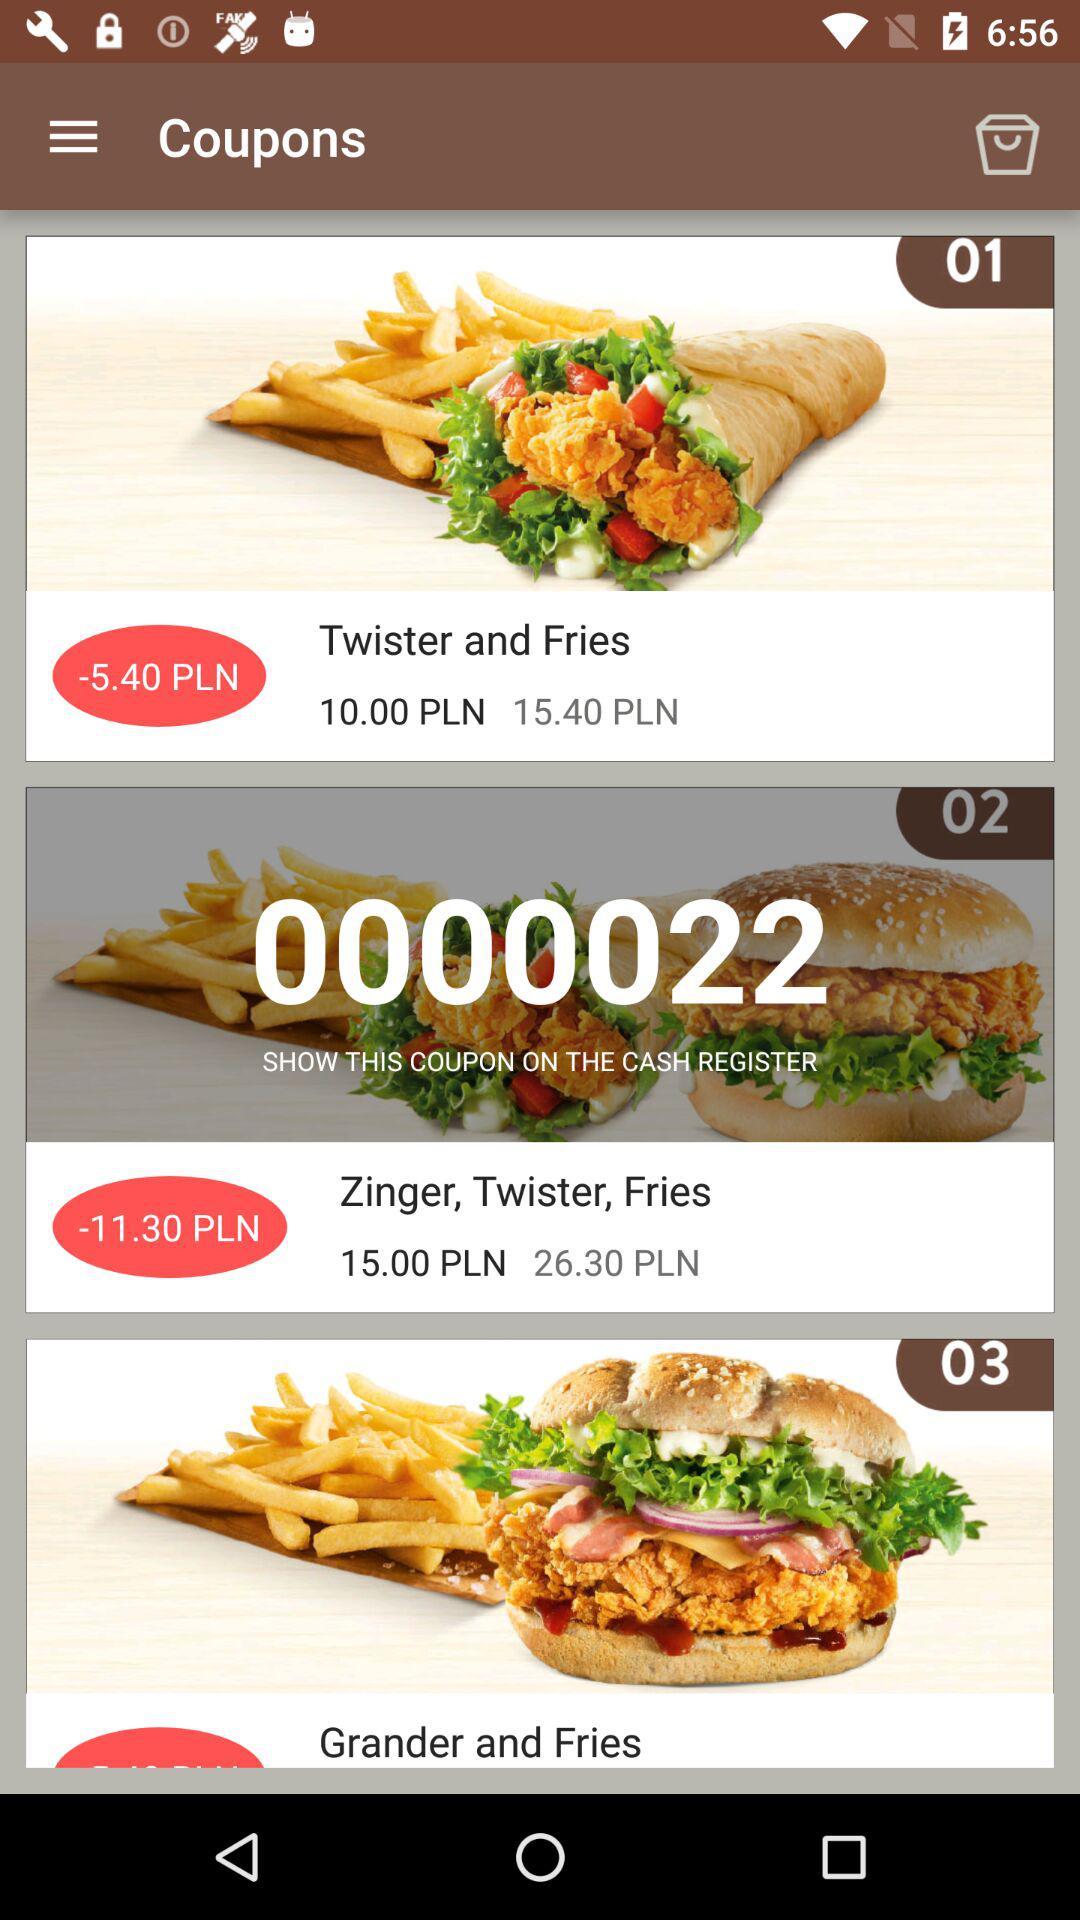 This screenshot has width=1080, height=1920. What do you see at coordinates (72, 135) in the screenshot?
I see `app next to the coupons icon` at bounding box center [72, 135].